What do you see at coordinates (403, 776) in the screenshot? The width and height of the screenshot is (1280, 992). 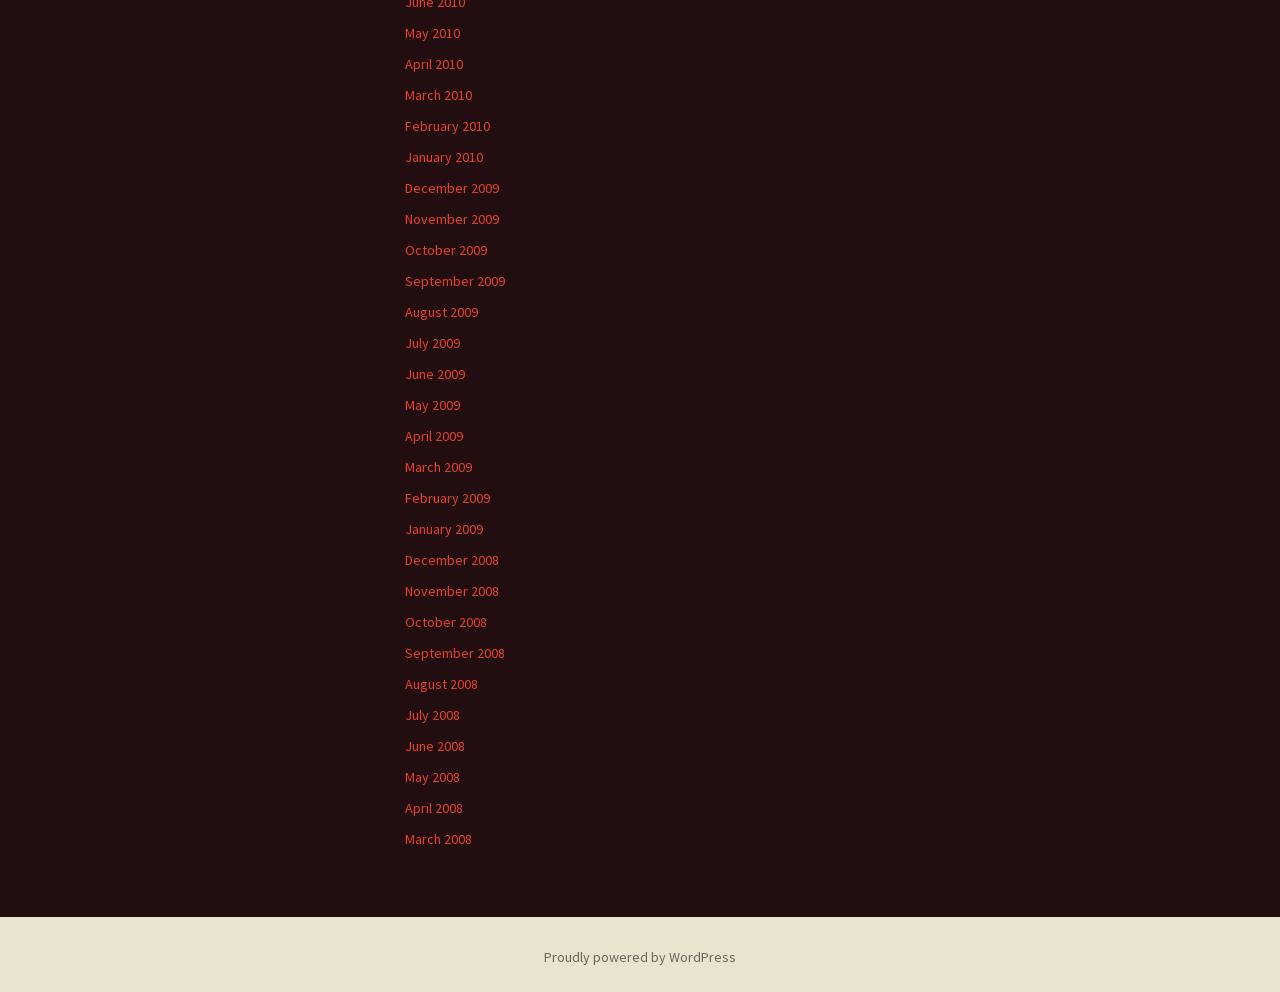 I see `'May 2008'` at bounding box center [403, 776].